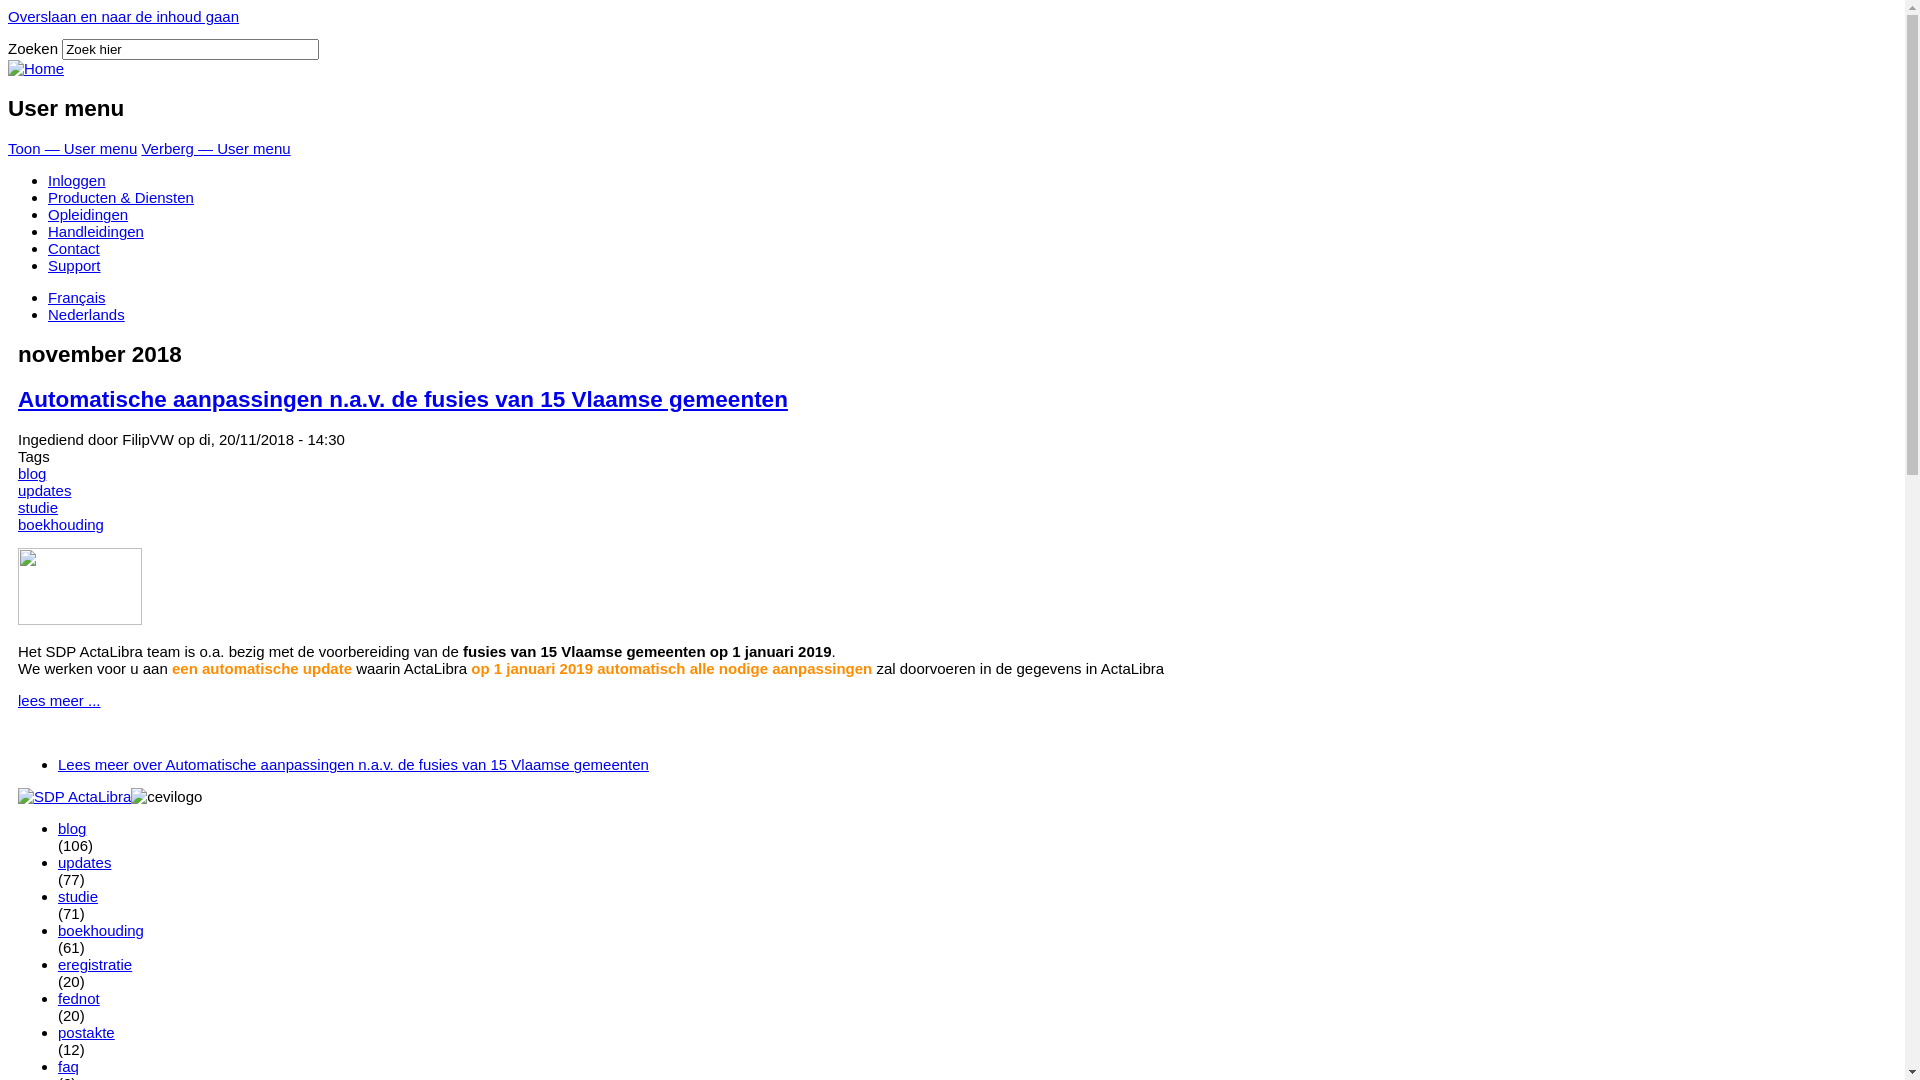 This screenshot has height=1080, width=1920. I want to click on 'Opleidingen', so click(86, 214).